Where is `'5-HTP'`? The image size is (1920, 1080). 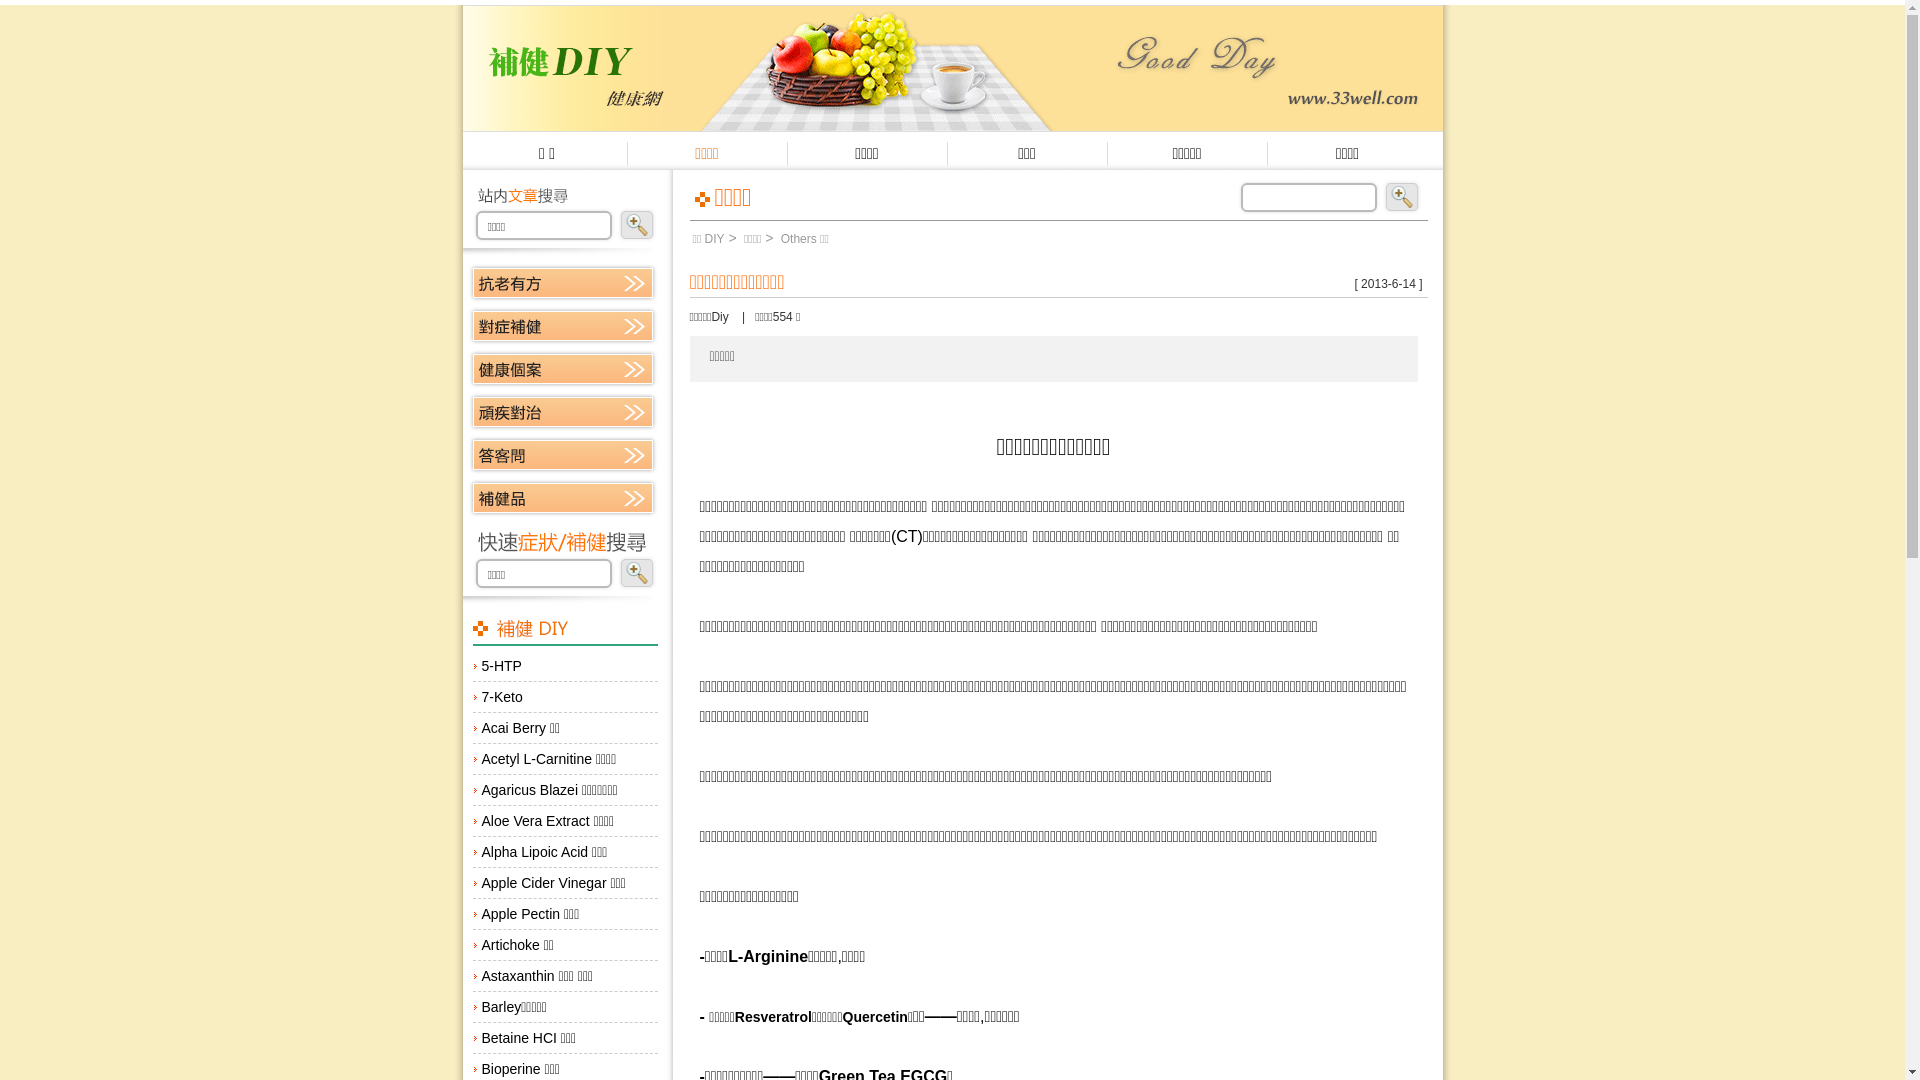
'5-HTP' is located at coordinates (563, 666).